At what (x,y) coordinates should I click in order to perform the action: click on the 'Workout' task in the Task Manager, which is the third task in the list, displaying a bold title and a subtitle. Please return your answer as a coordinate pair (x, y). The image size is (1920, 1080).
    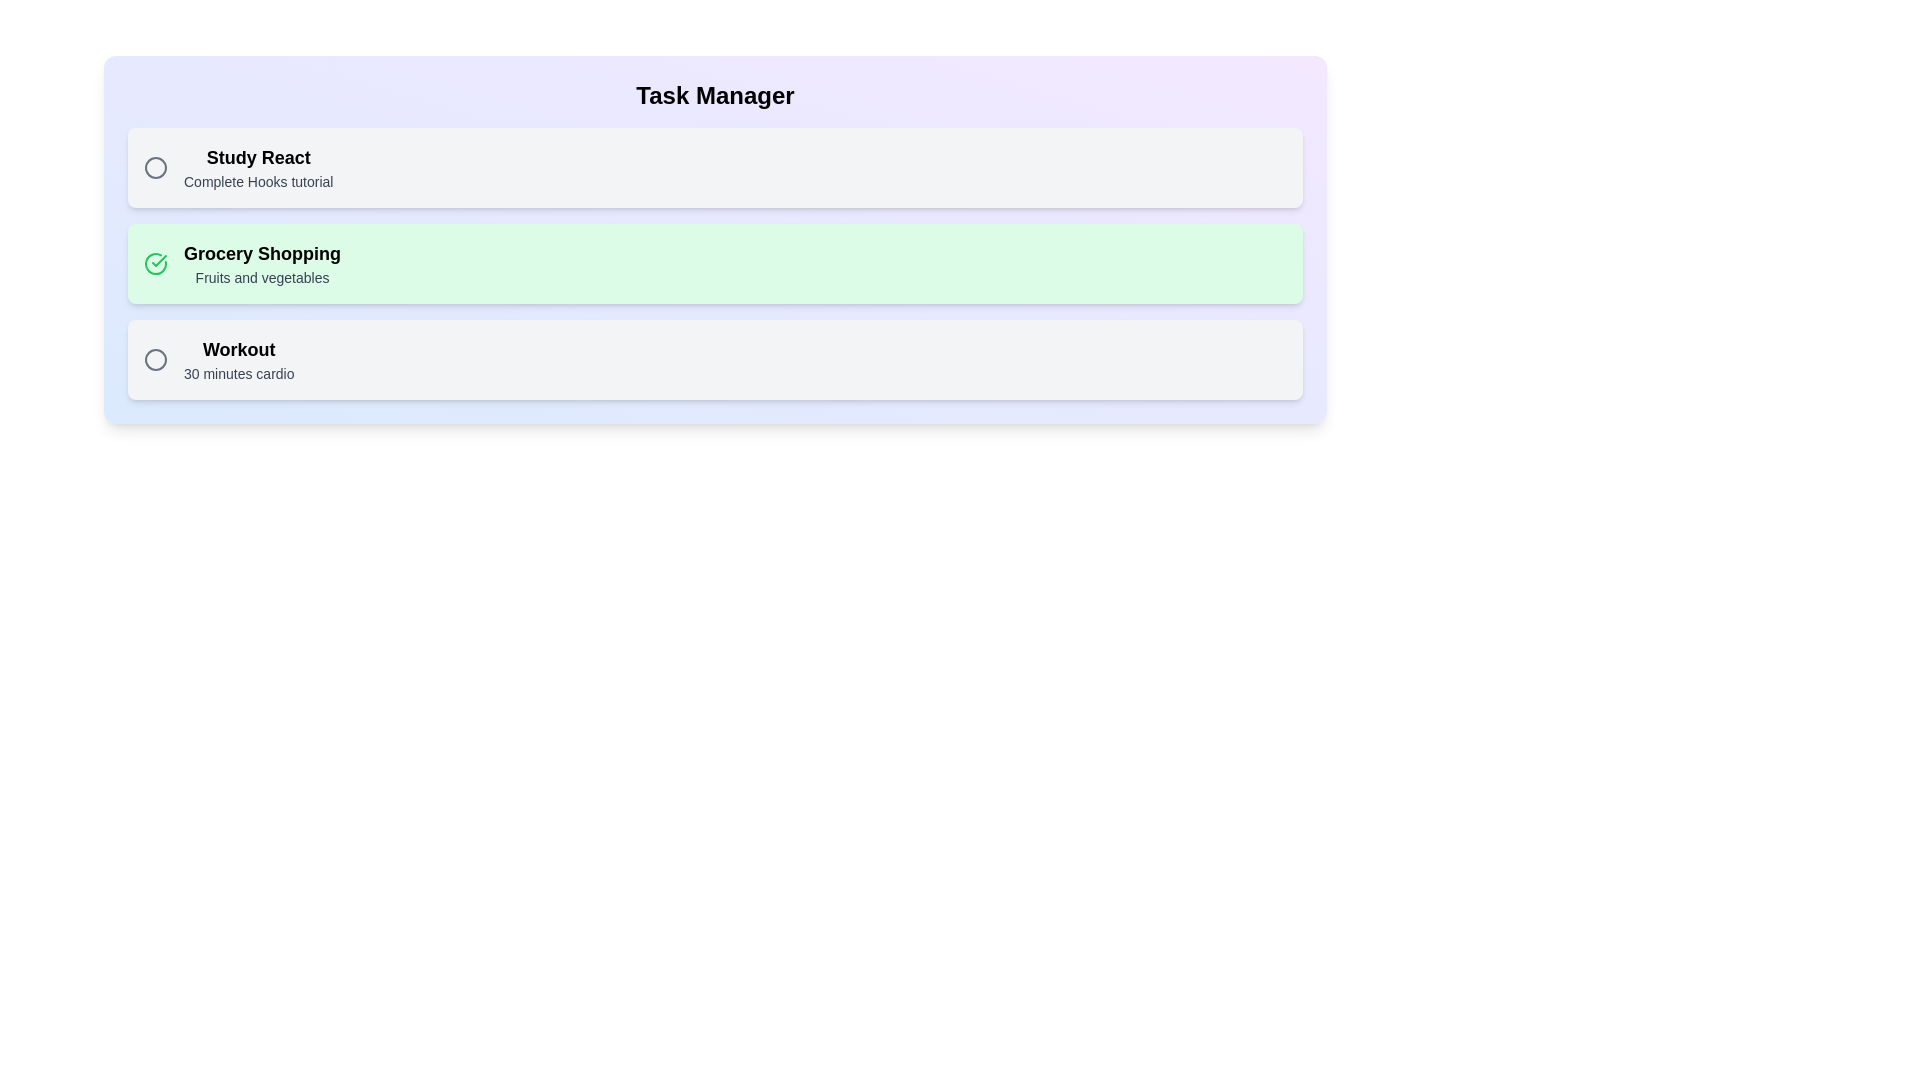
    Looking at the image, I should click on (239, 358).